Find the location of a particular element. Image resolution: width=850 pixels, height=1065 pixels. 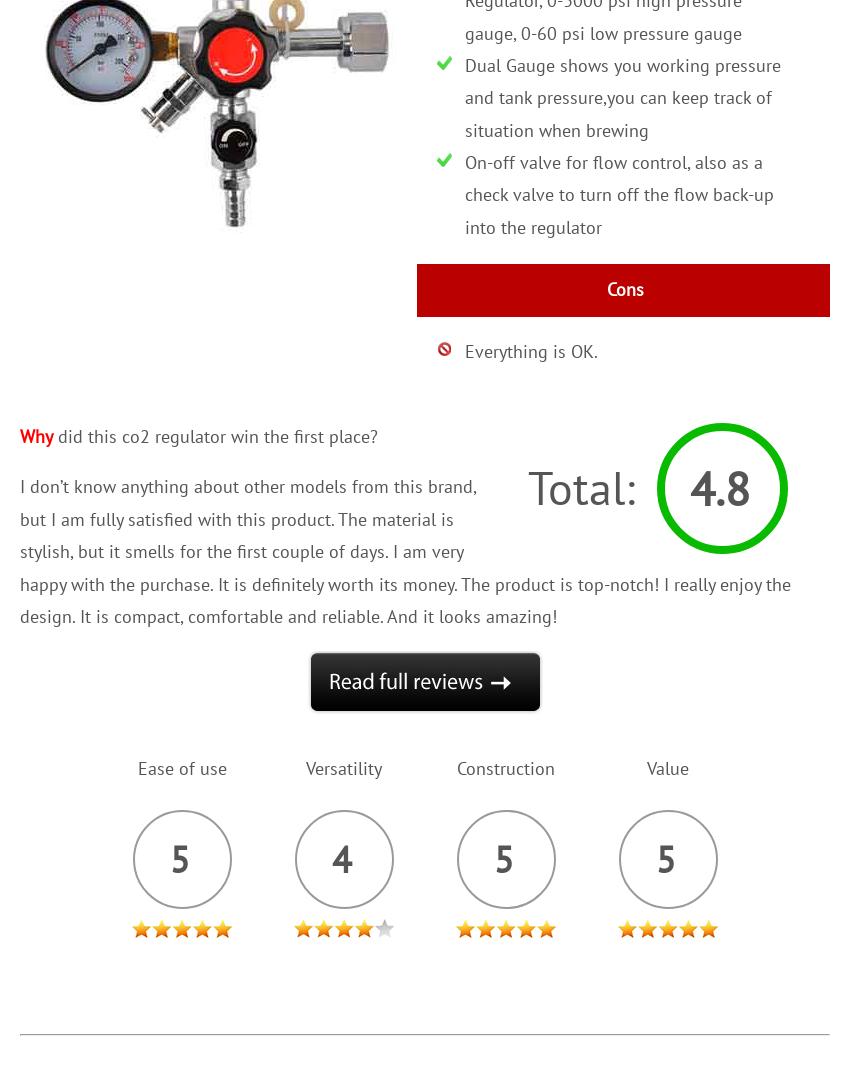

'Why' is located at coordinates (35, 434).